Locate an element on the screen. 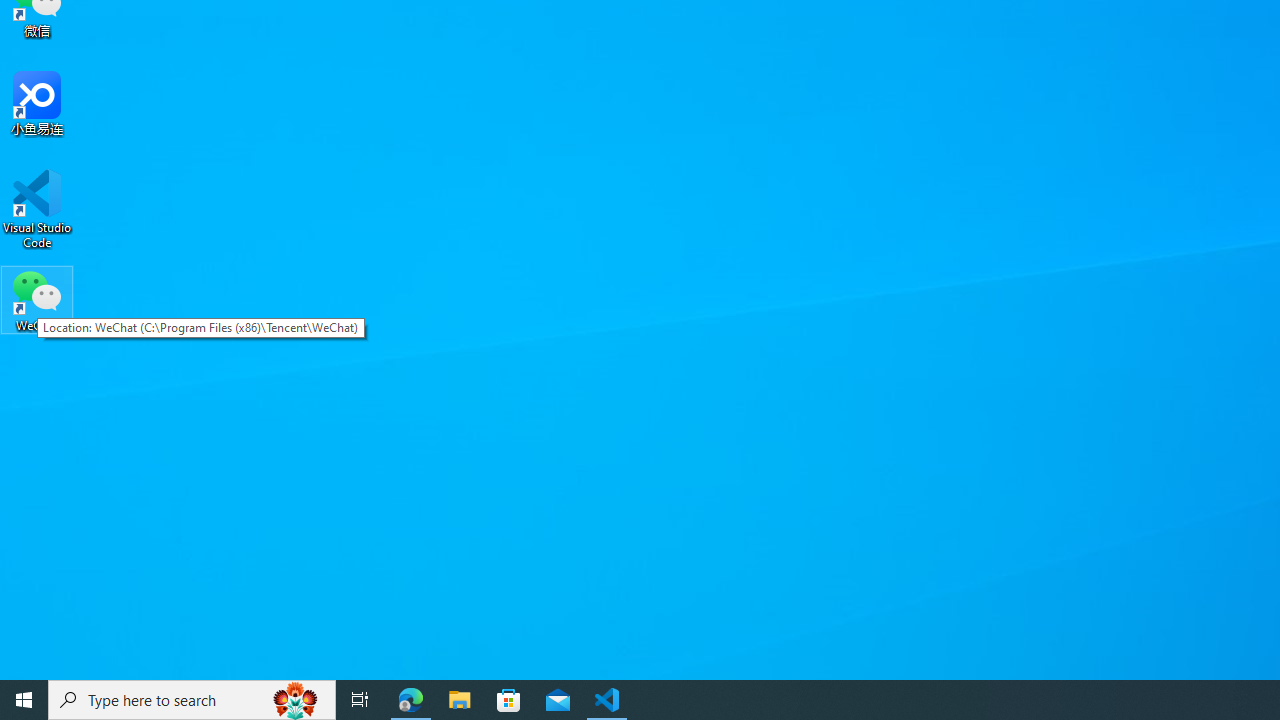  'Microsoft Store' is located at coordinates (509, 698).